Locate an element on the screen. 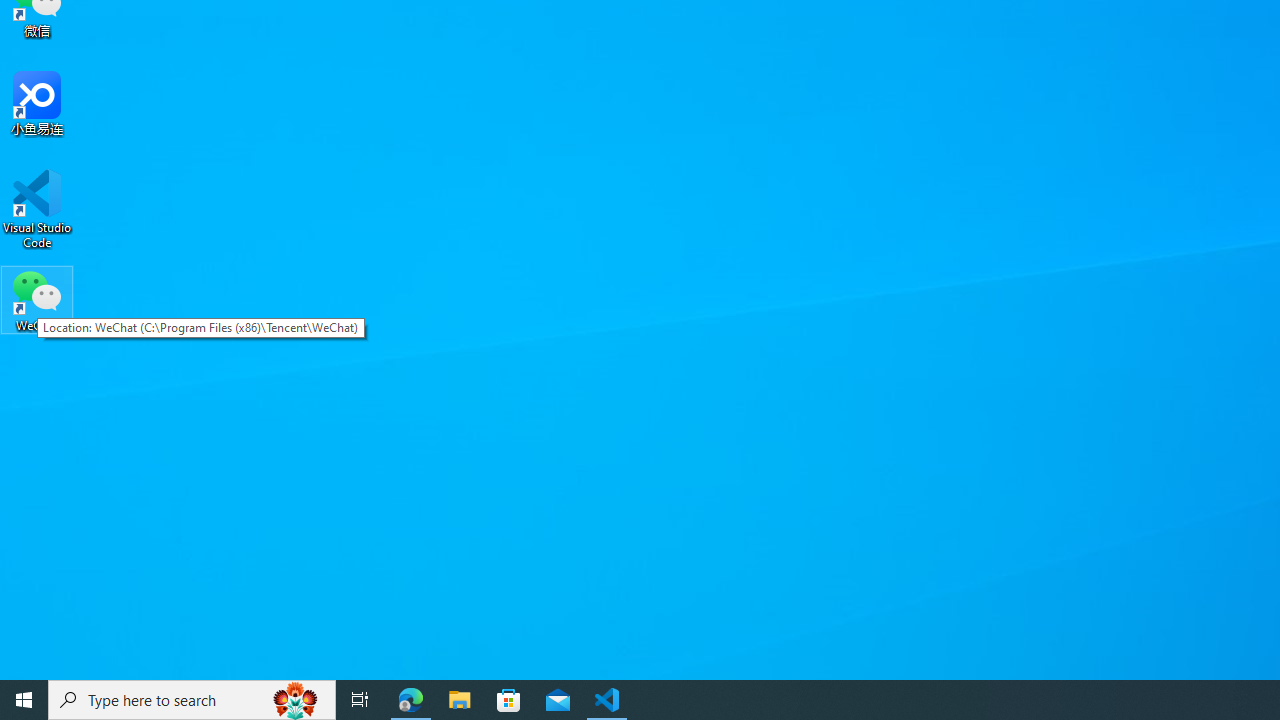  'Microsoft Store' is located at coordinates (509, 698).